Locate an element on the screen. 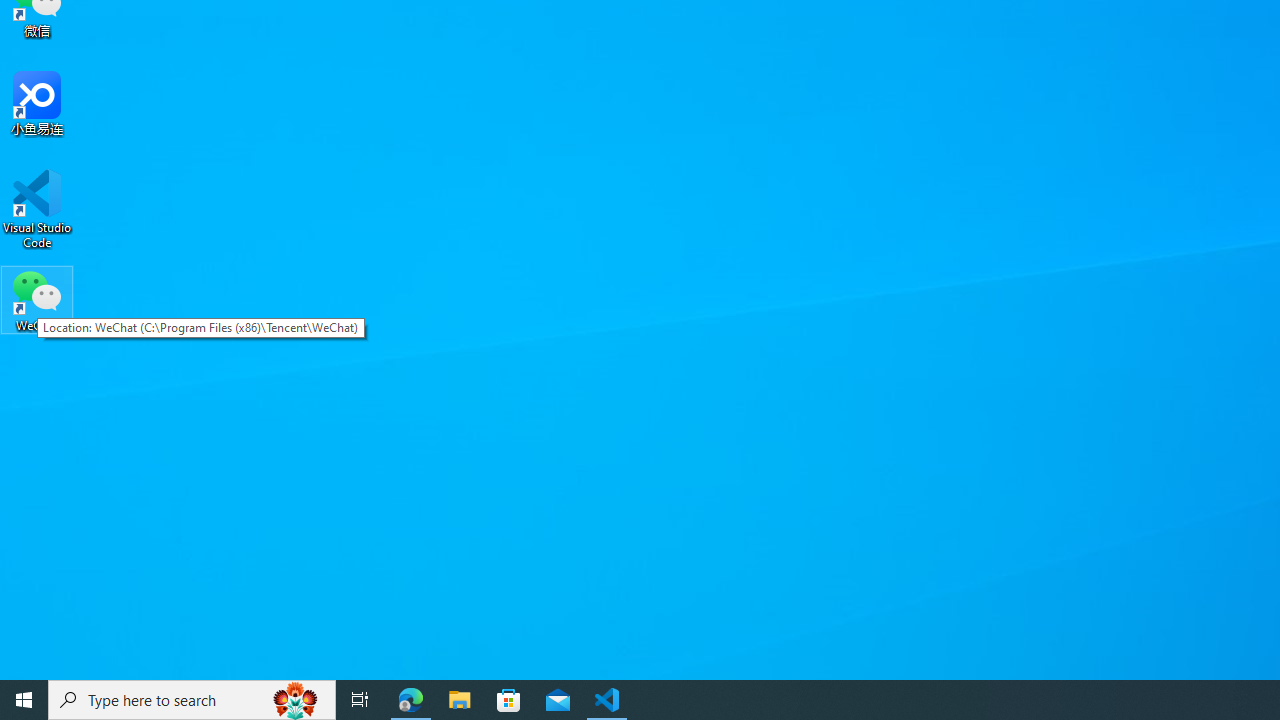  'Microsoft Store' is located at coordinates (509, 698).